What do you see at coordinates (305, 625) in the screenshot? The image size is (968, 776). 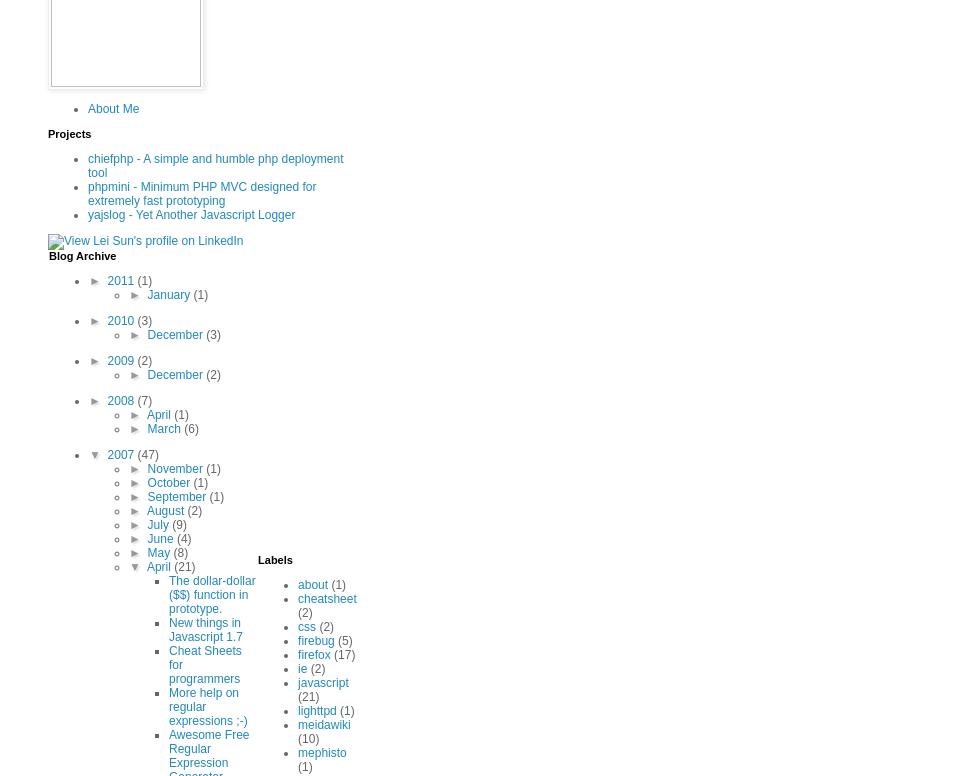 I see `'css'` at bounding box center [305, 625].